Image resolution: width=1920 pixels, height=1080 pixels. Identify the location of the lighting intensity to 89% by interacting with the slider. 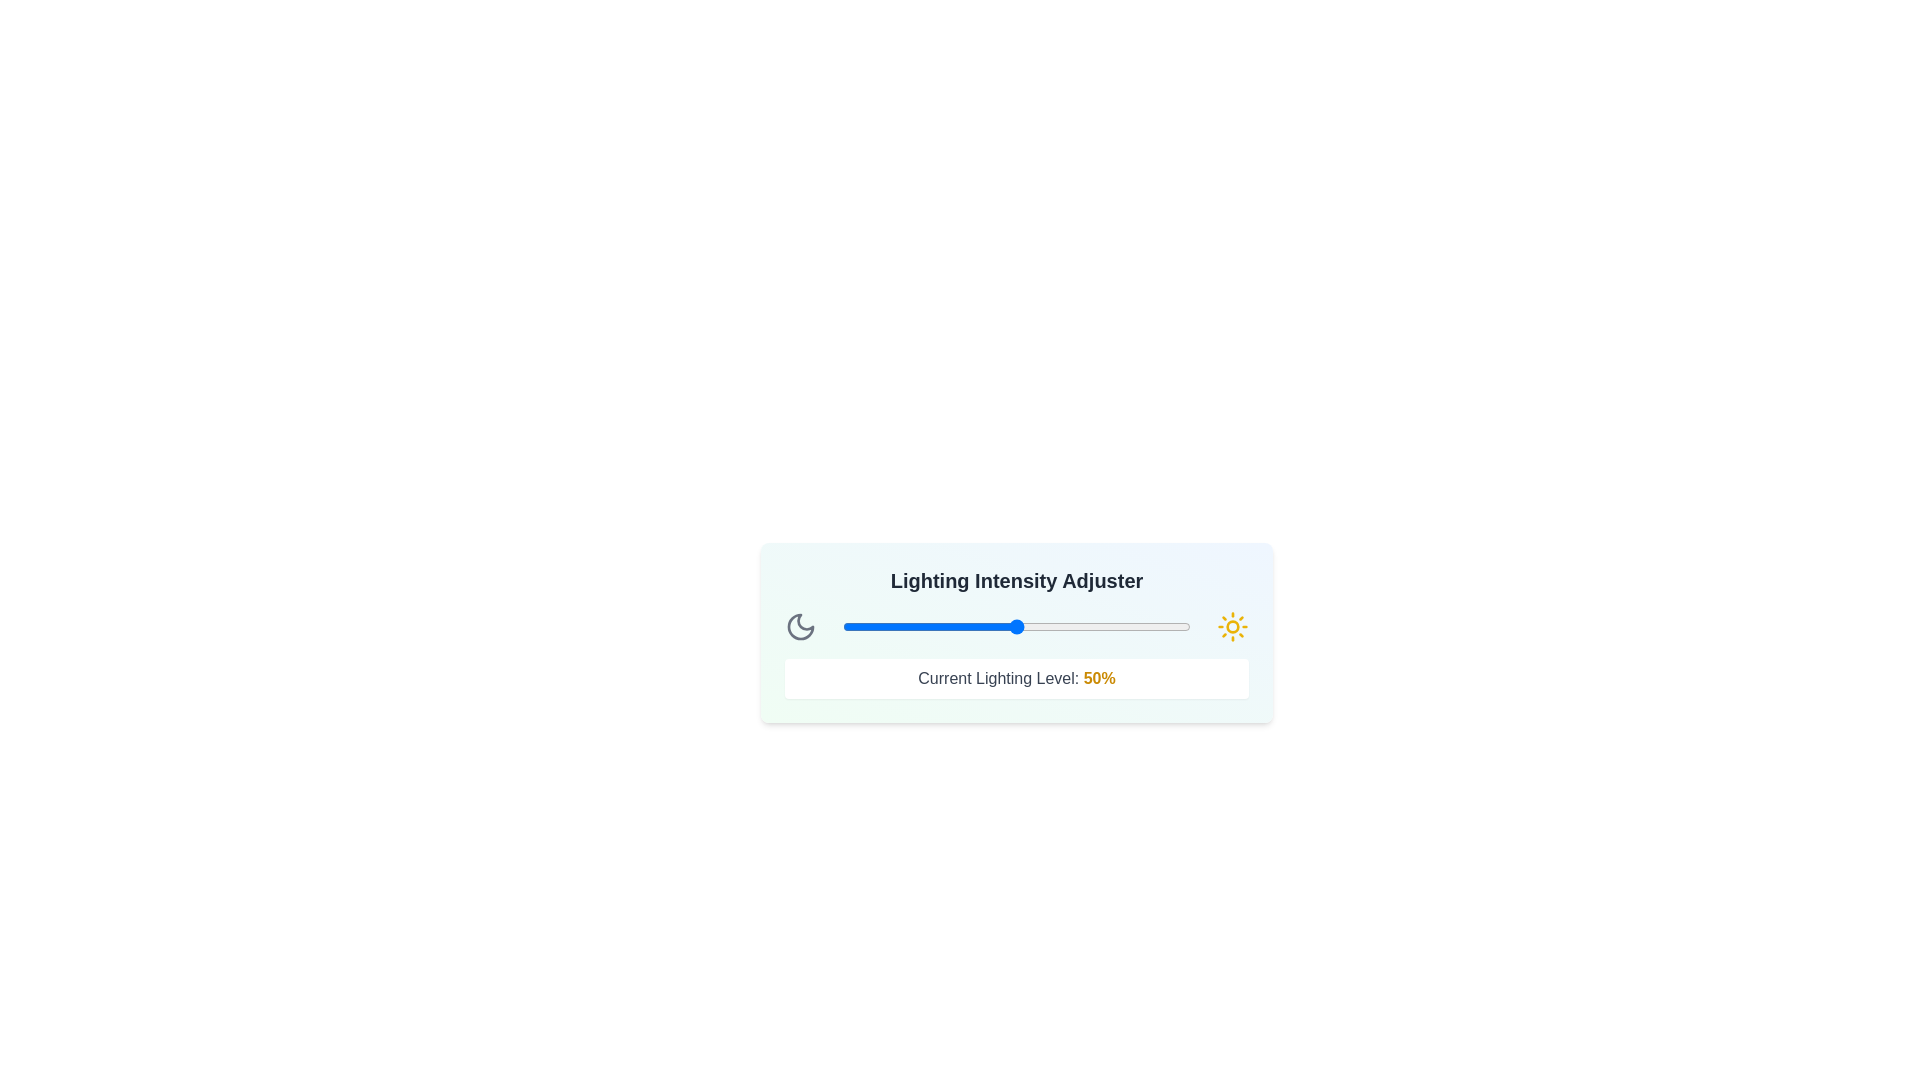
(1152, 626).